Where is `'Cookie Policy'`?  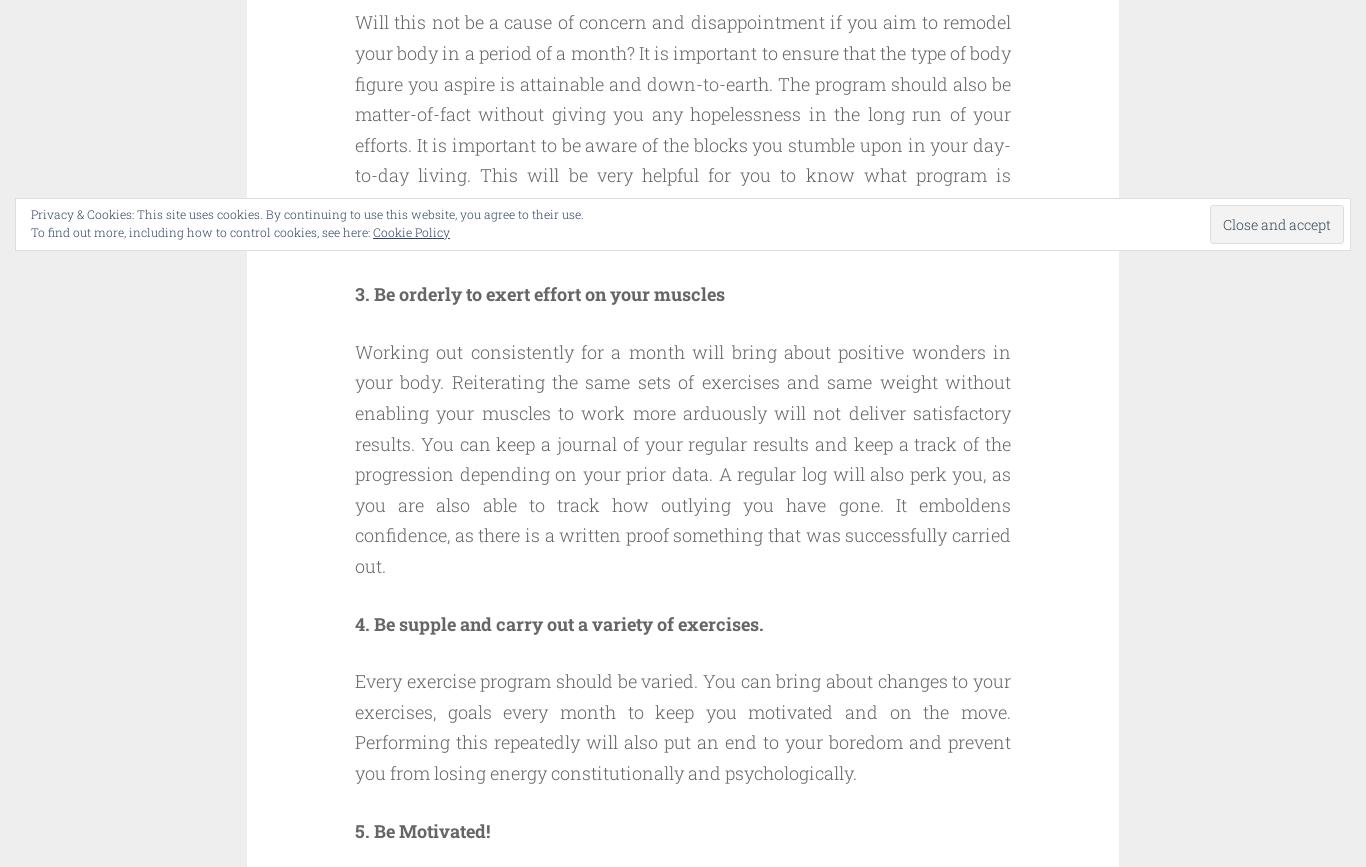
'Cookie Policy' is located at coordinates (410, 232).